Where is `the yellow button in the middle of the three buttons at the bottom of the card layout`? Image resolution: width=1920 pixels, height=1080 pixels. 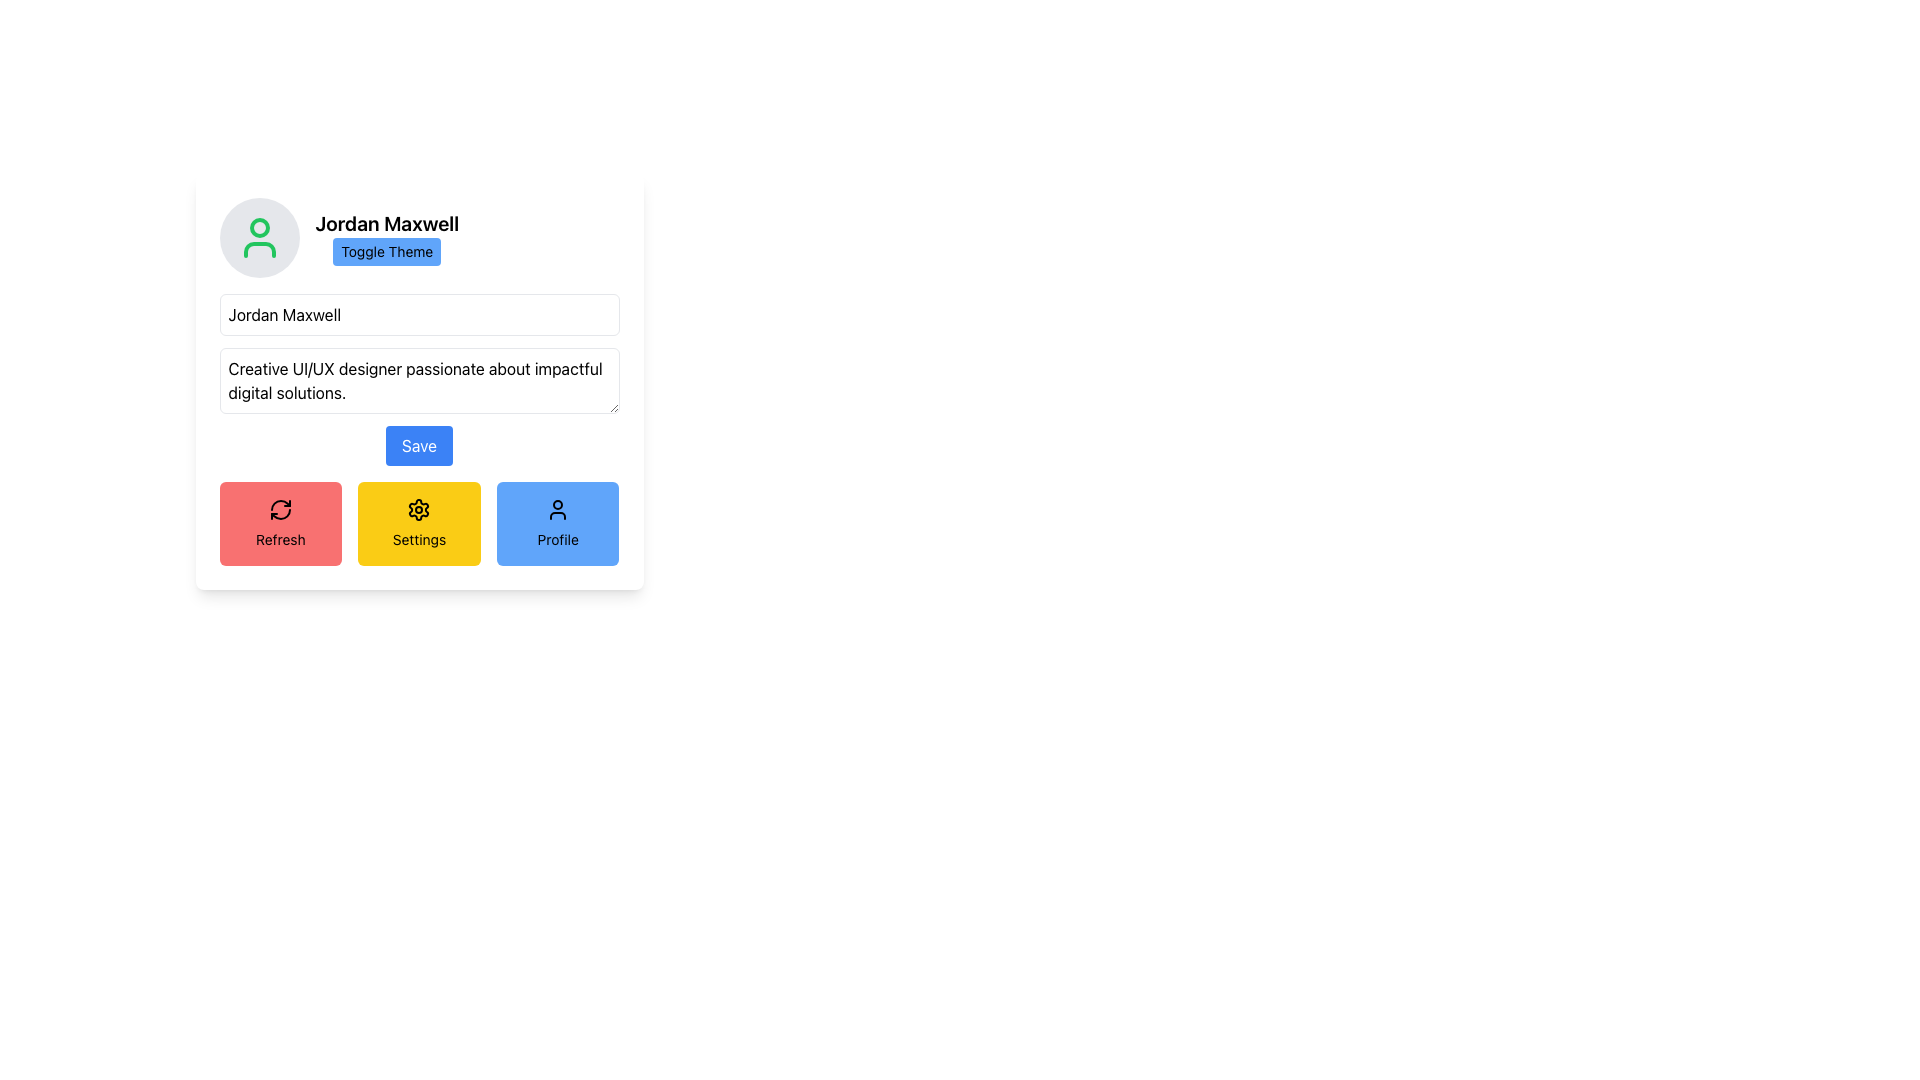
the yellow button in the middle of the three buttons at the bottom of the card layout is located at coordinates (418, 523).